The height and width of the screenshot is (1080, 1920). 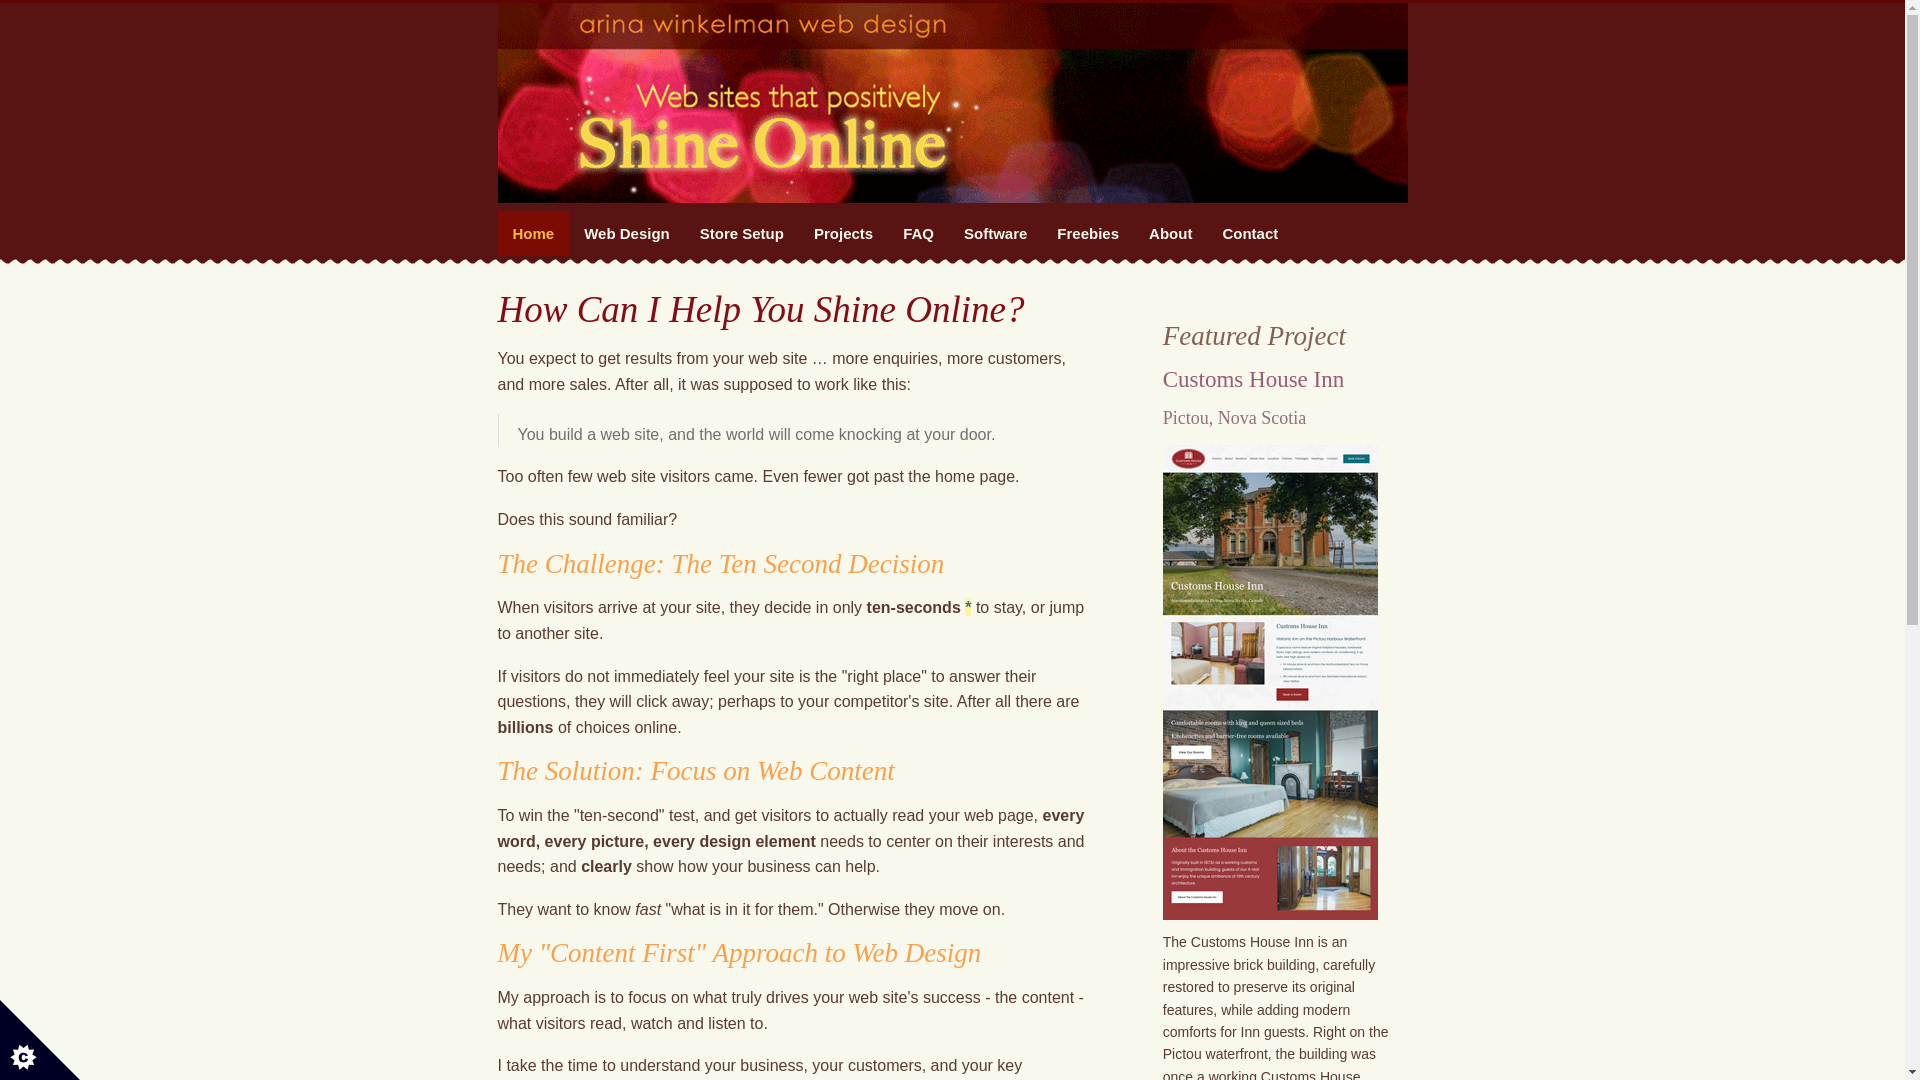 I want to click on '*', so click(x=968, y=606).